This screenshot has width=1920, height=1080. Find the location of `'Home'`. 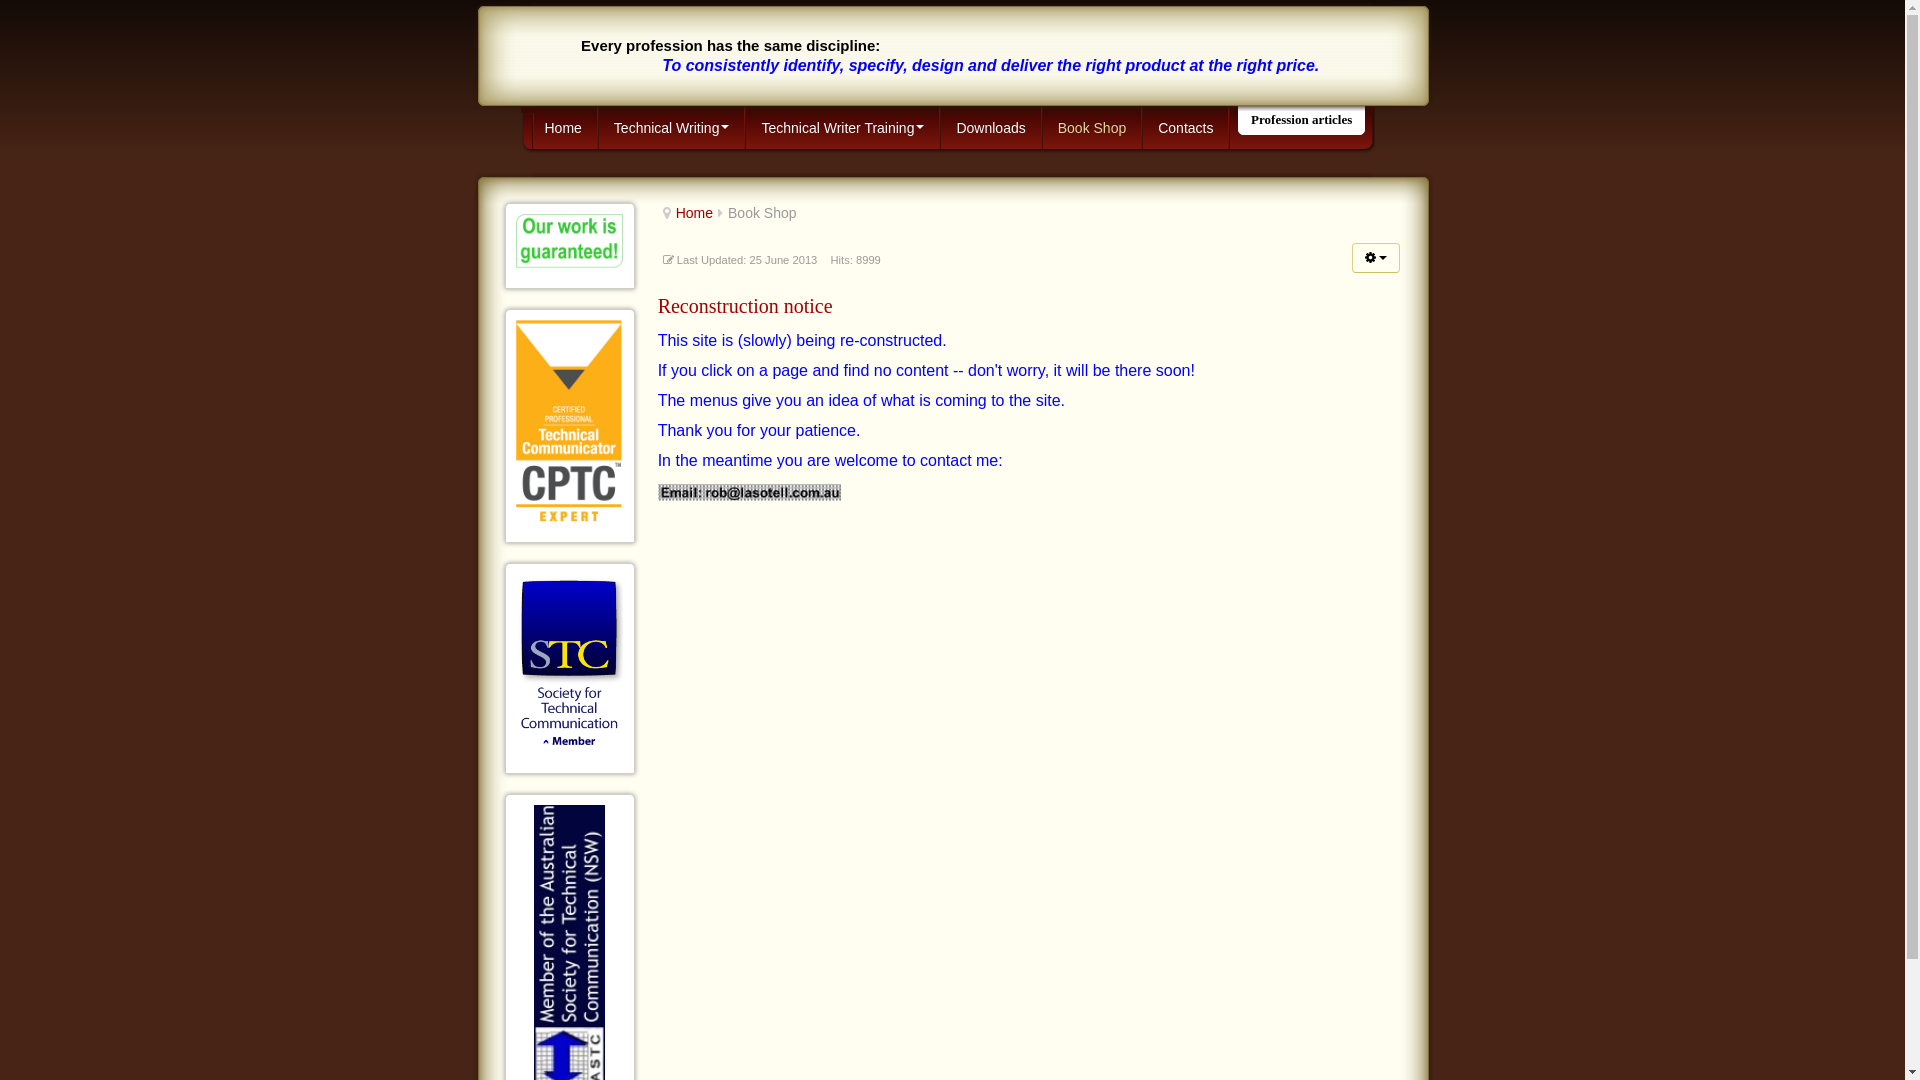

'Home' is located at coordinates (694, 212).